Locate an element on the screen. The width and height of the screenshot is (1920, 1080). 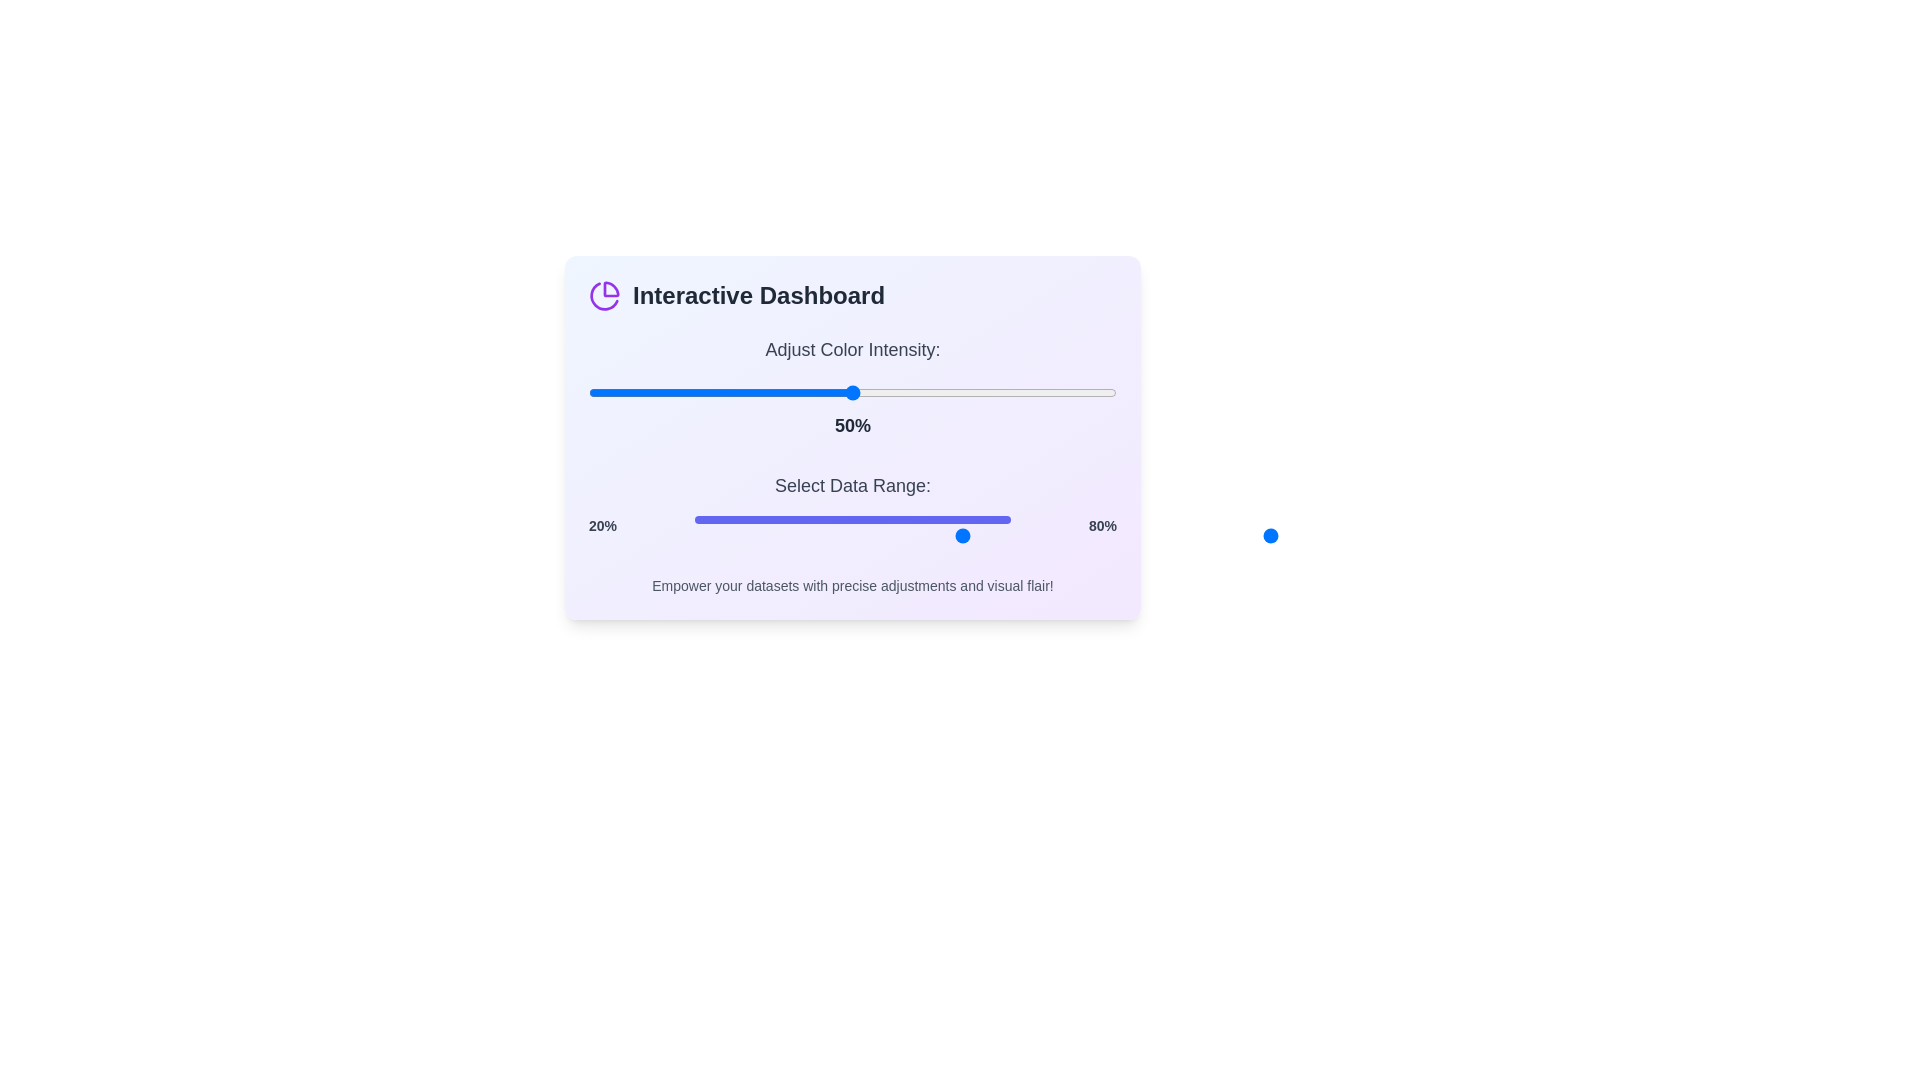
the Text header titled 'Interactive Dashboard' located at the top of the card layout is located at coordinates (853, 296).